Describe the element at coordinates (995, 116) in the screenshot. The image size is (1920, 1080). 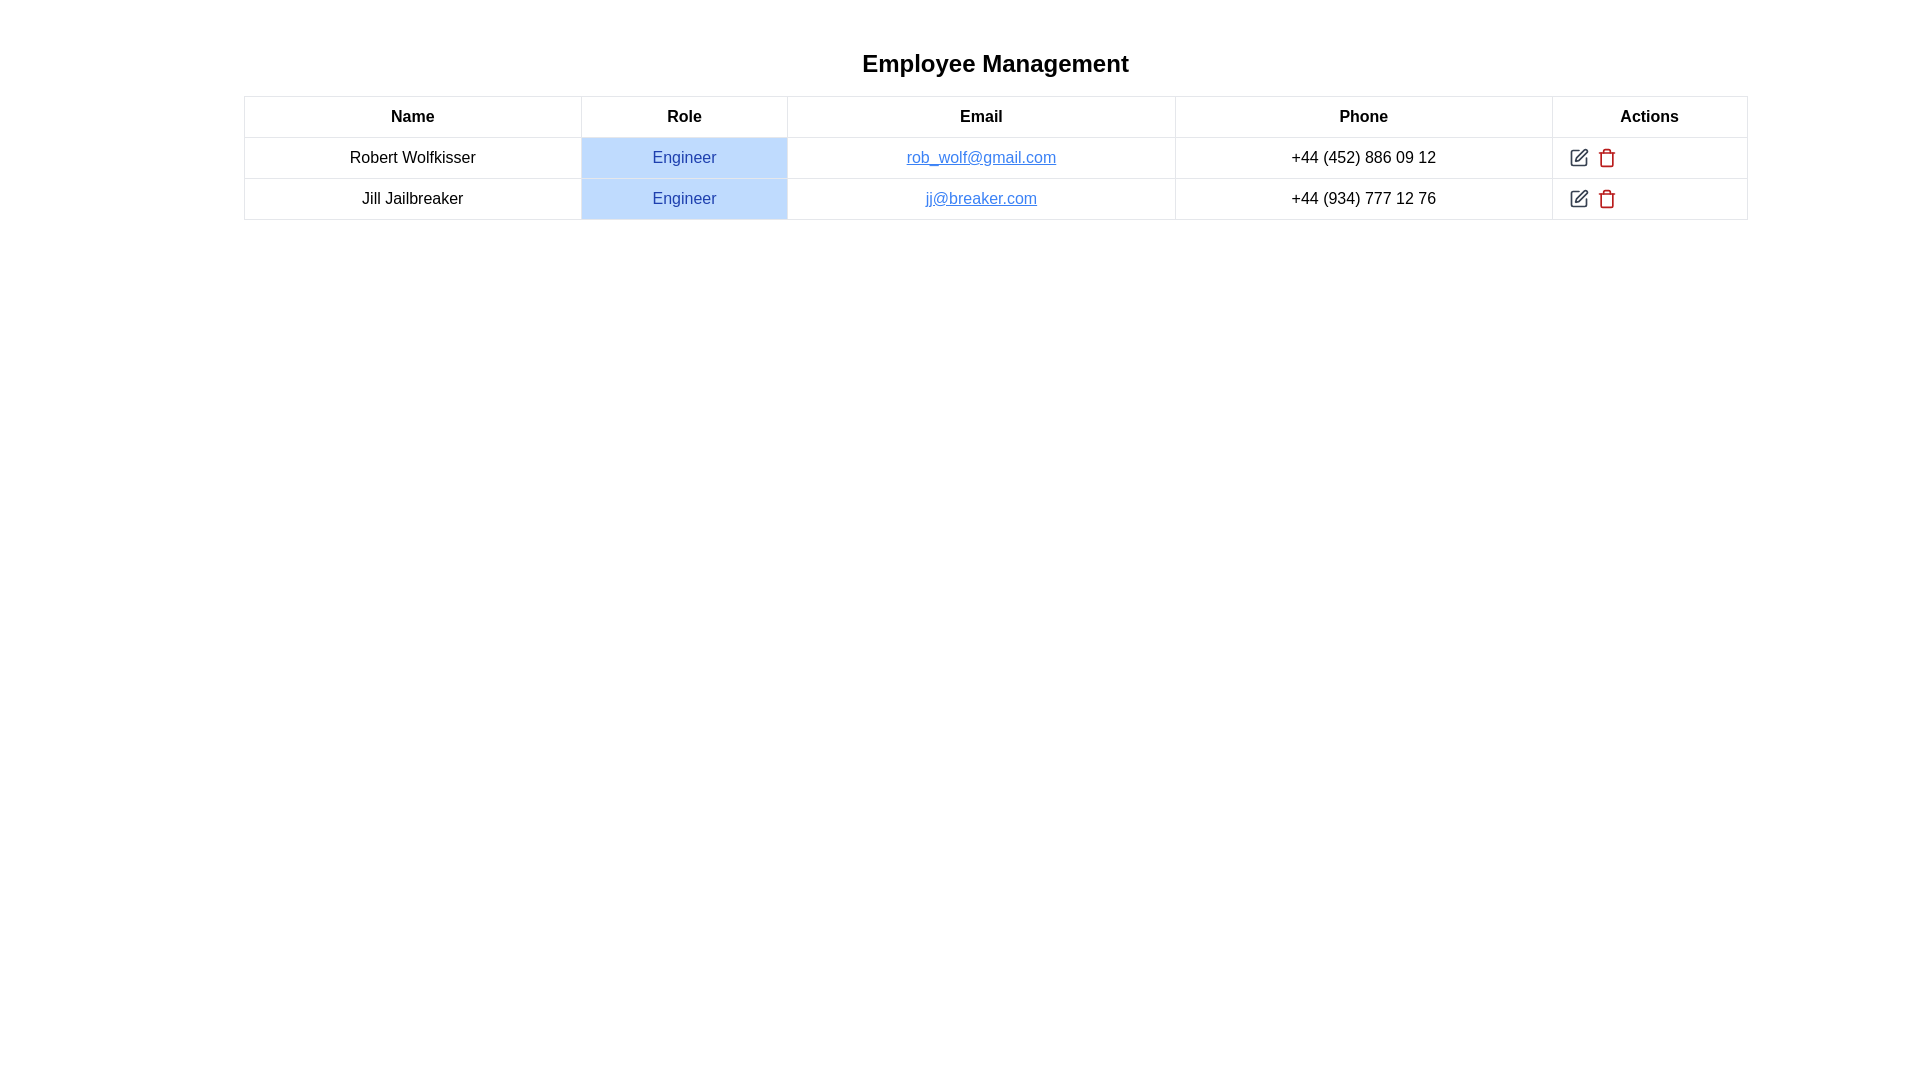
I see `the header row of the data table to sort the data by the selected column` at that location.